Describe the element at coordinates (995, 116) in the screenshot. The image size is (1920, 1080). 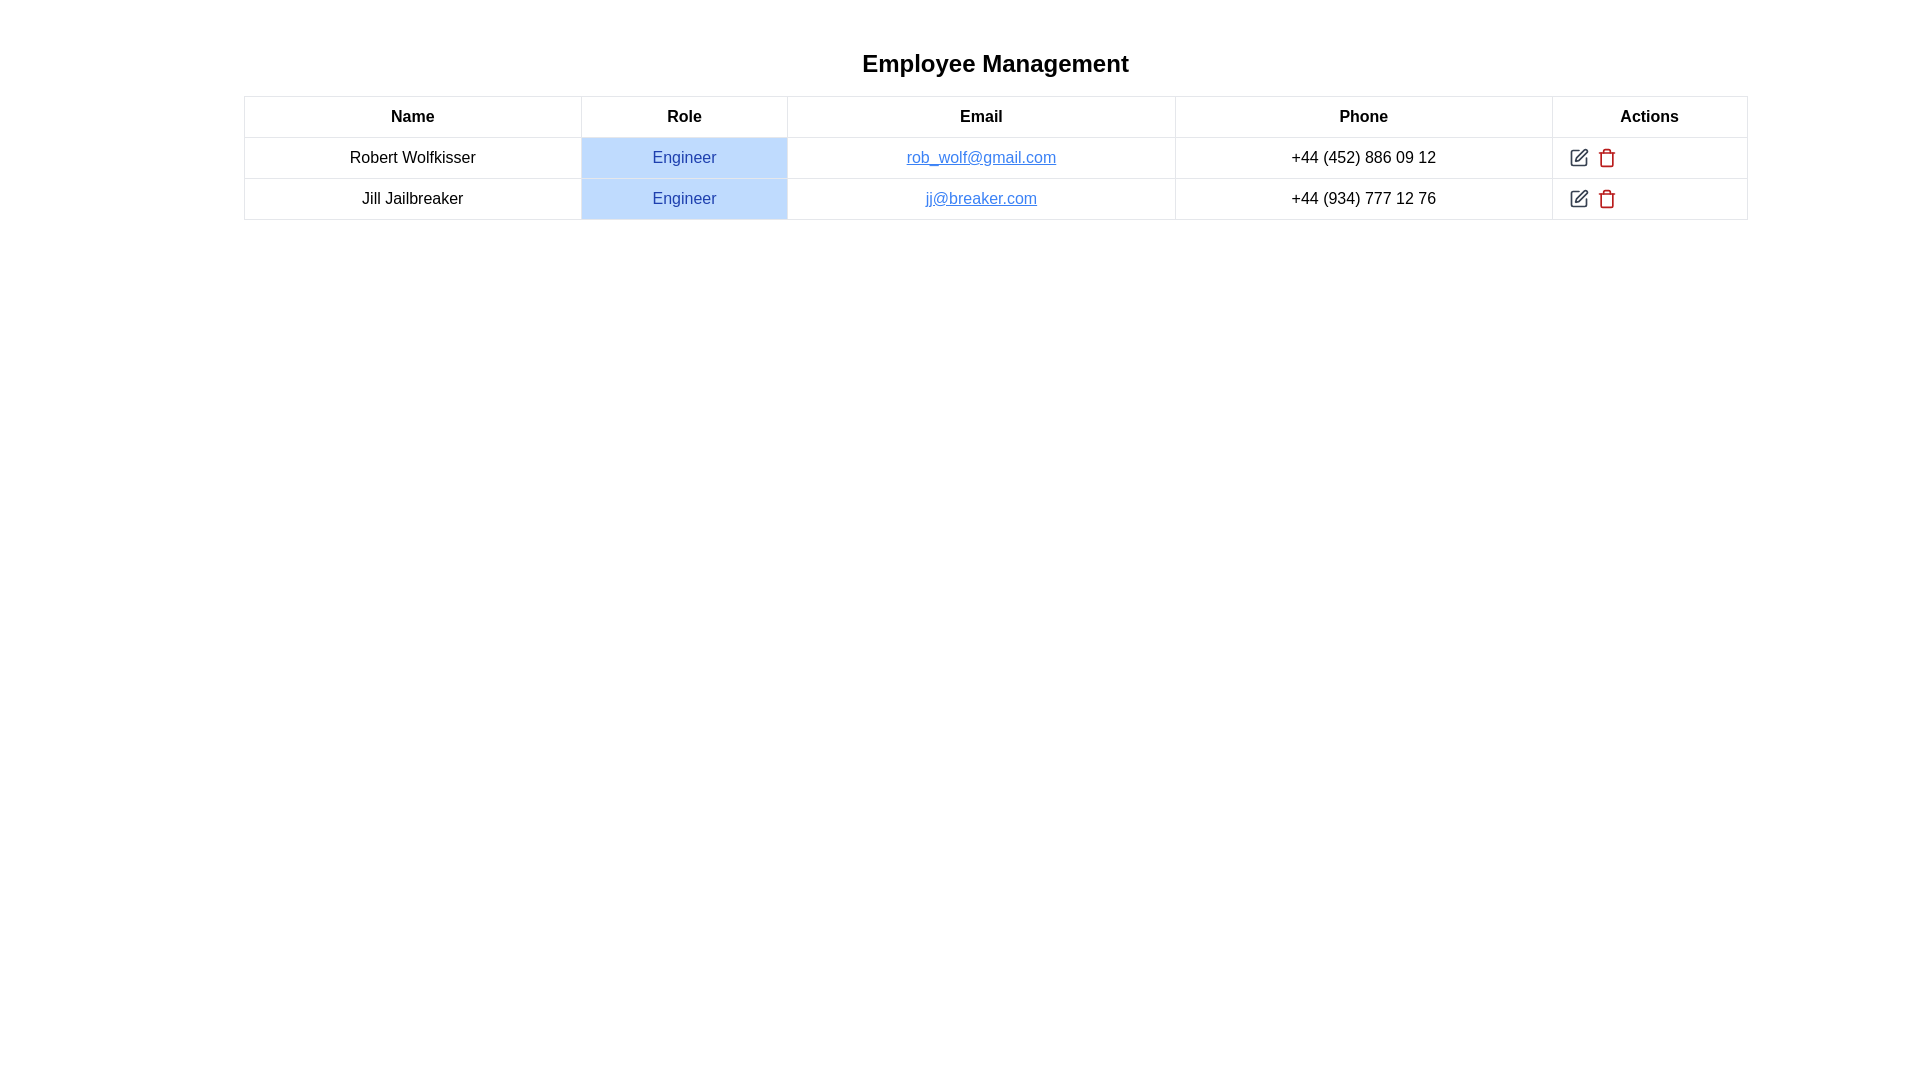
I see `the header row of the data table to sort the data by the selected column` at that location.